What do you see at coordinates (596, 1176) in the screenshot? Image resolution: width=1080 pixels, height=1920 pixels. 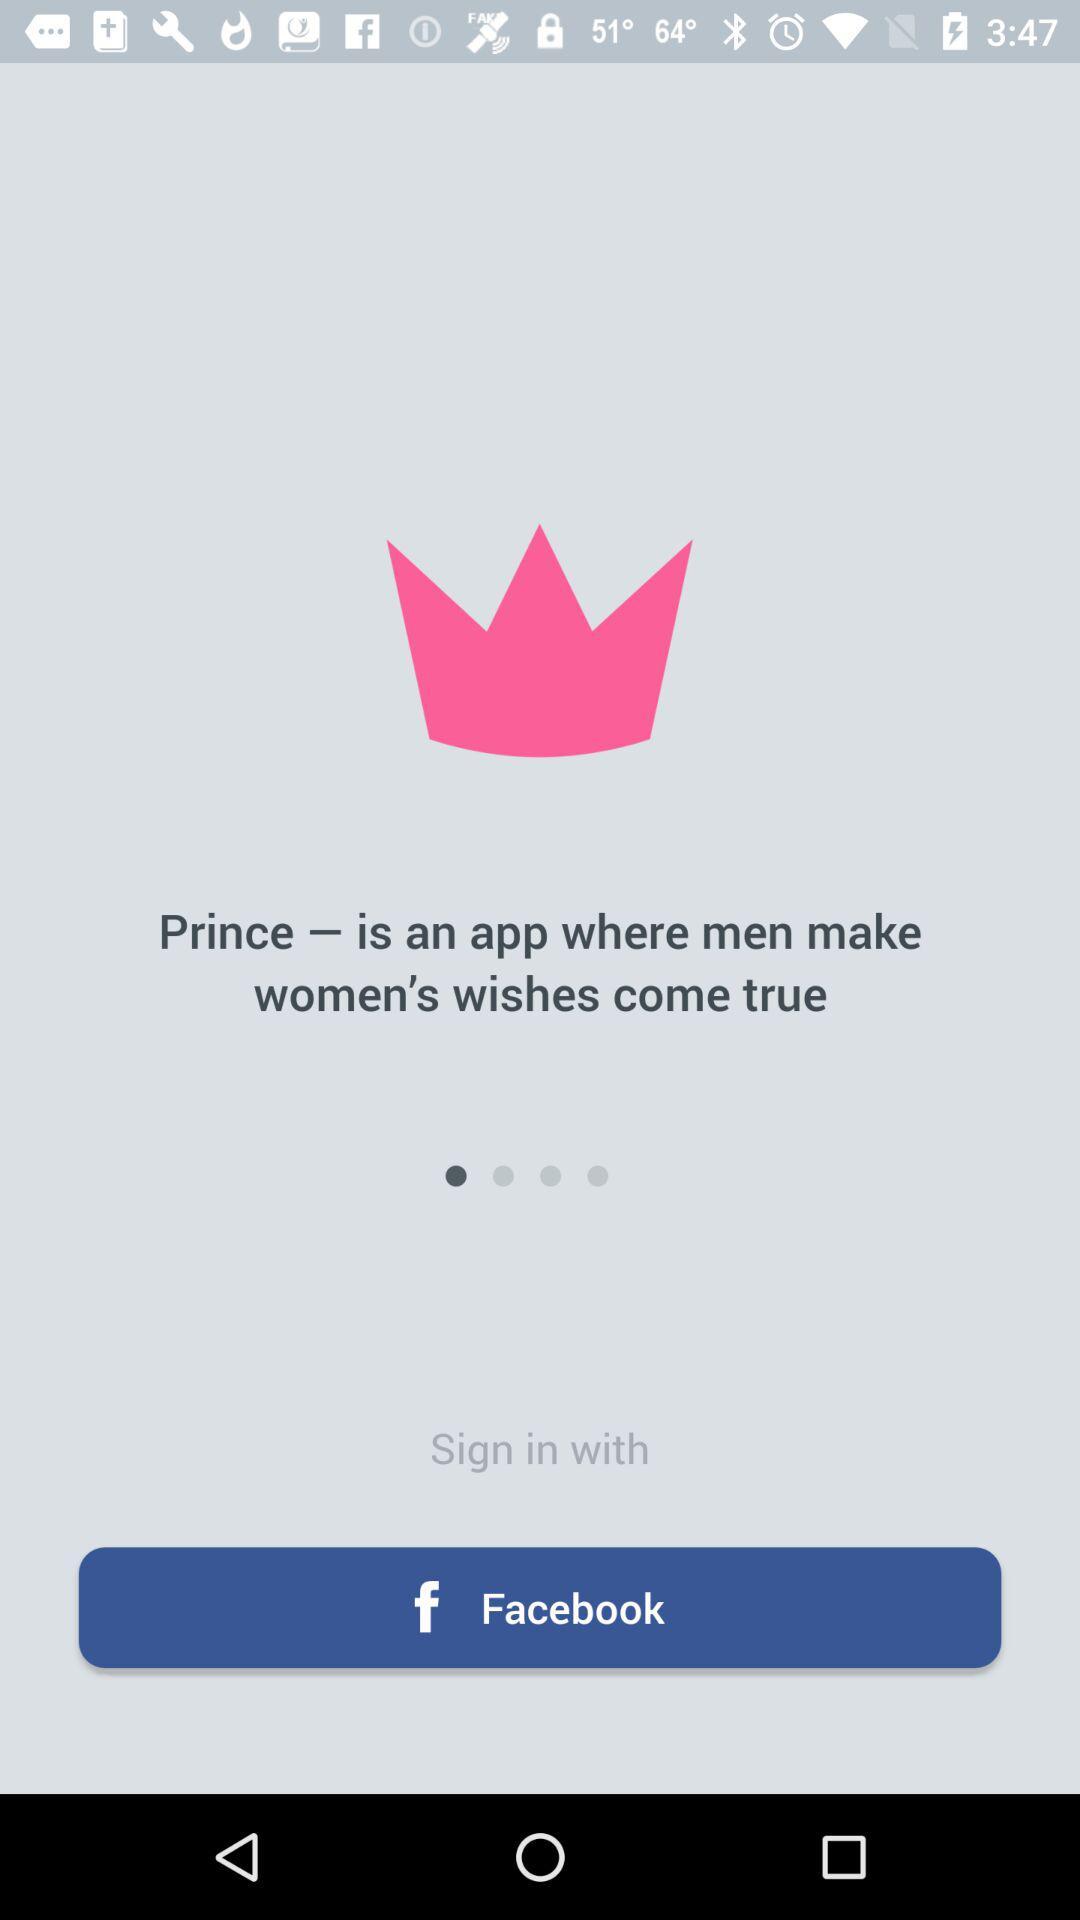 I see `the item below the prince is an` at bounding box center [596, 1176].